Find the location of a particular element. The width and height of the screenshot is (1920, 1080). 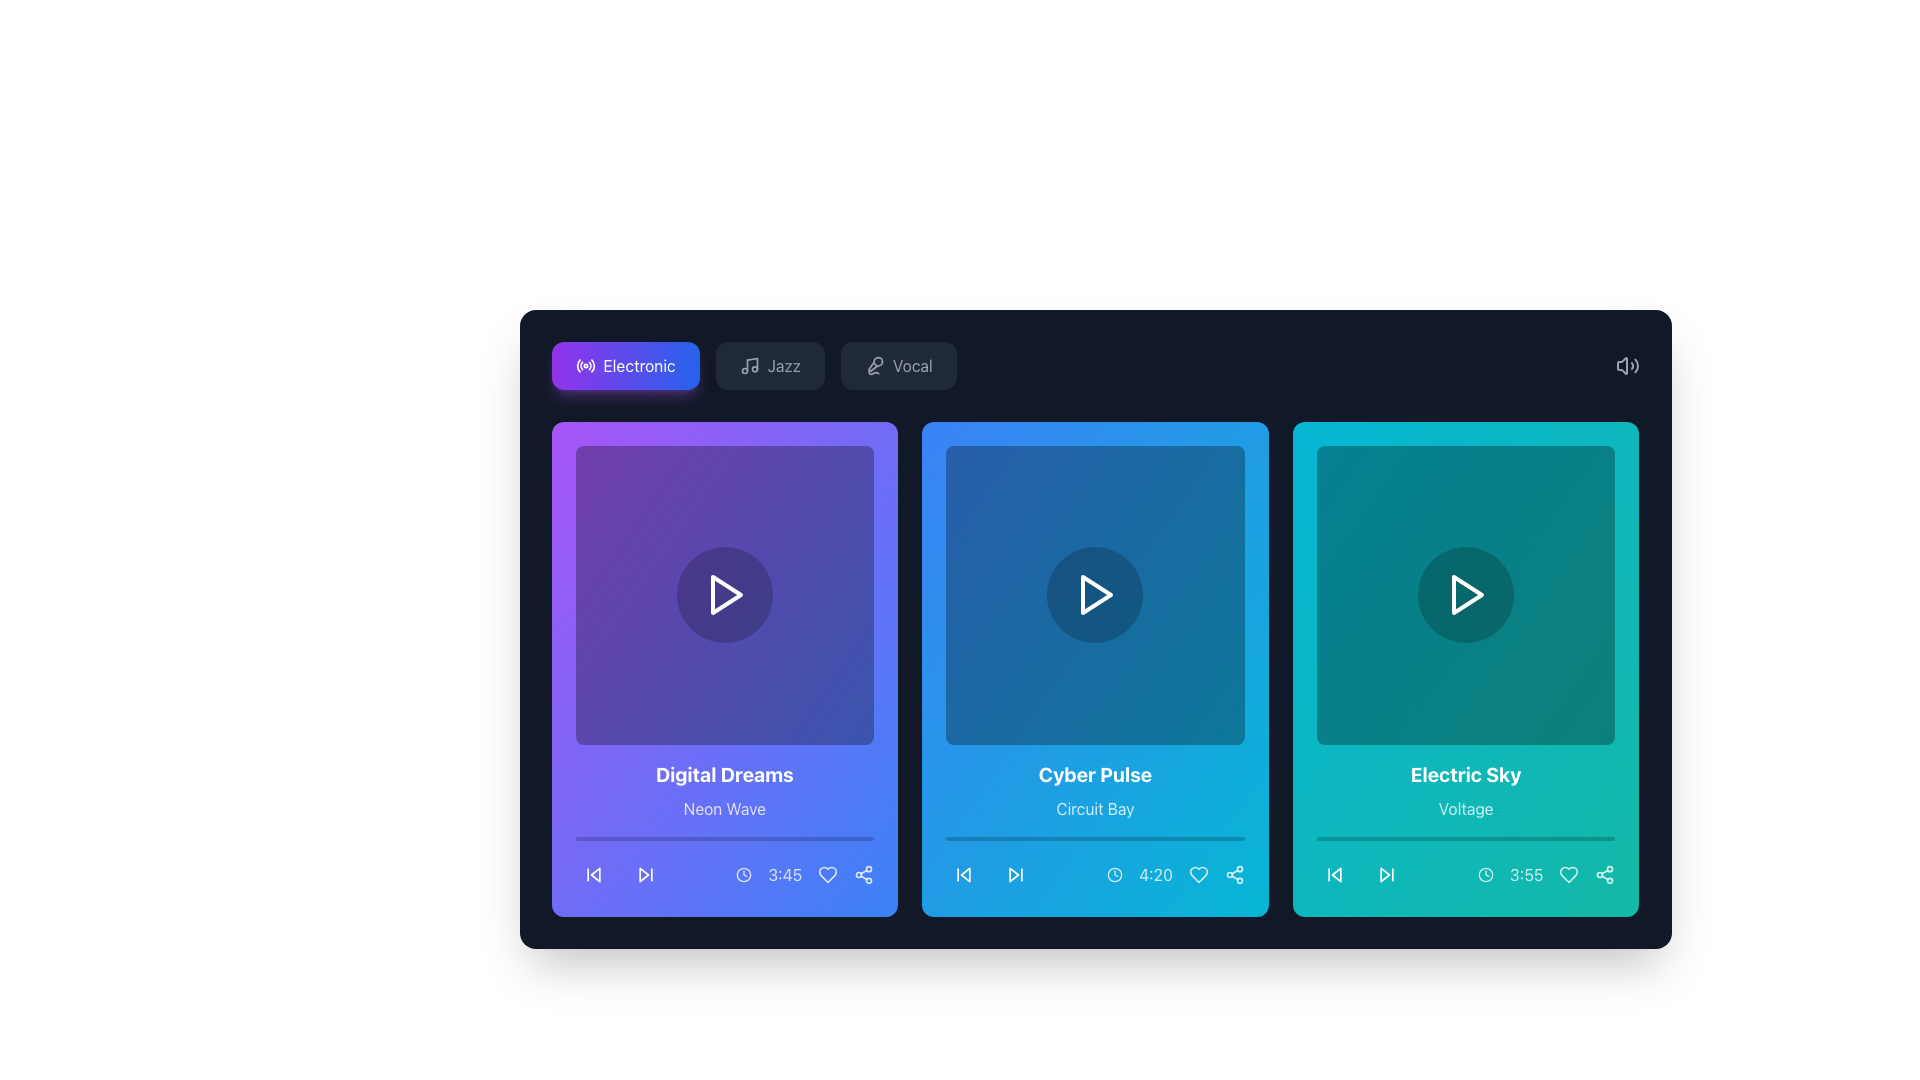

the skip-backward button, which is a right-facing arrowhead is located at coordinates (594, 873).